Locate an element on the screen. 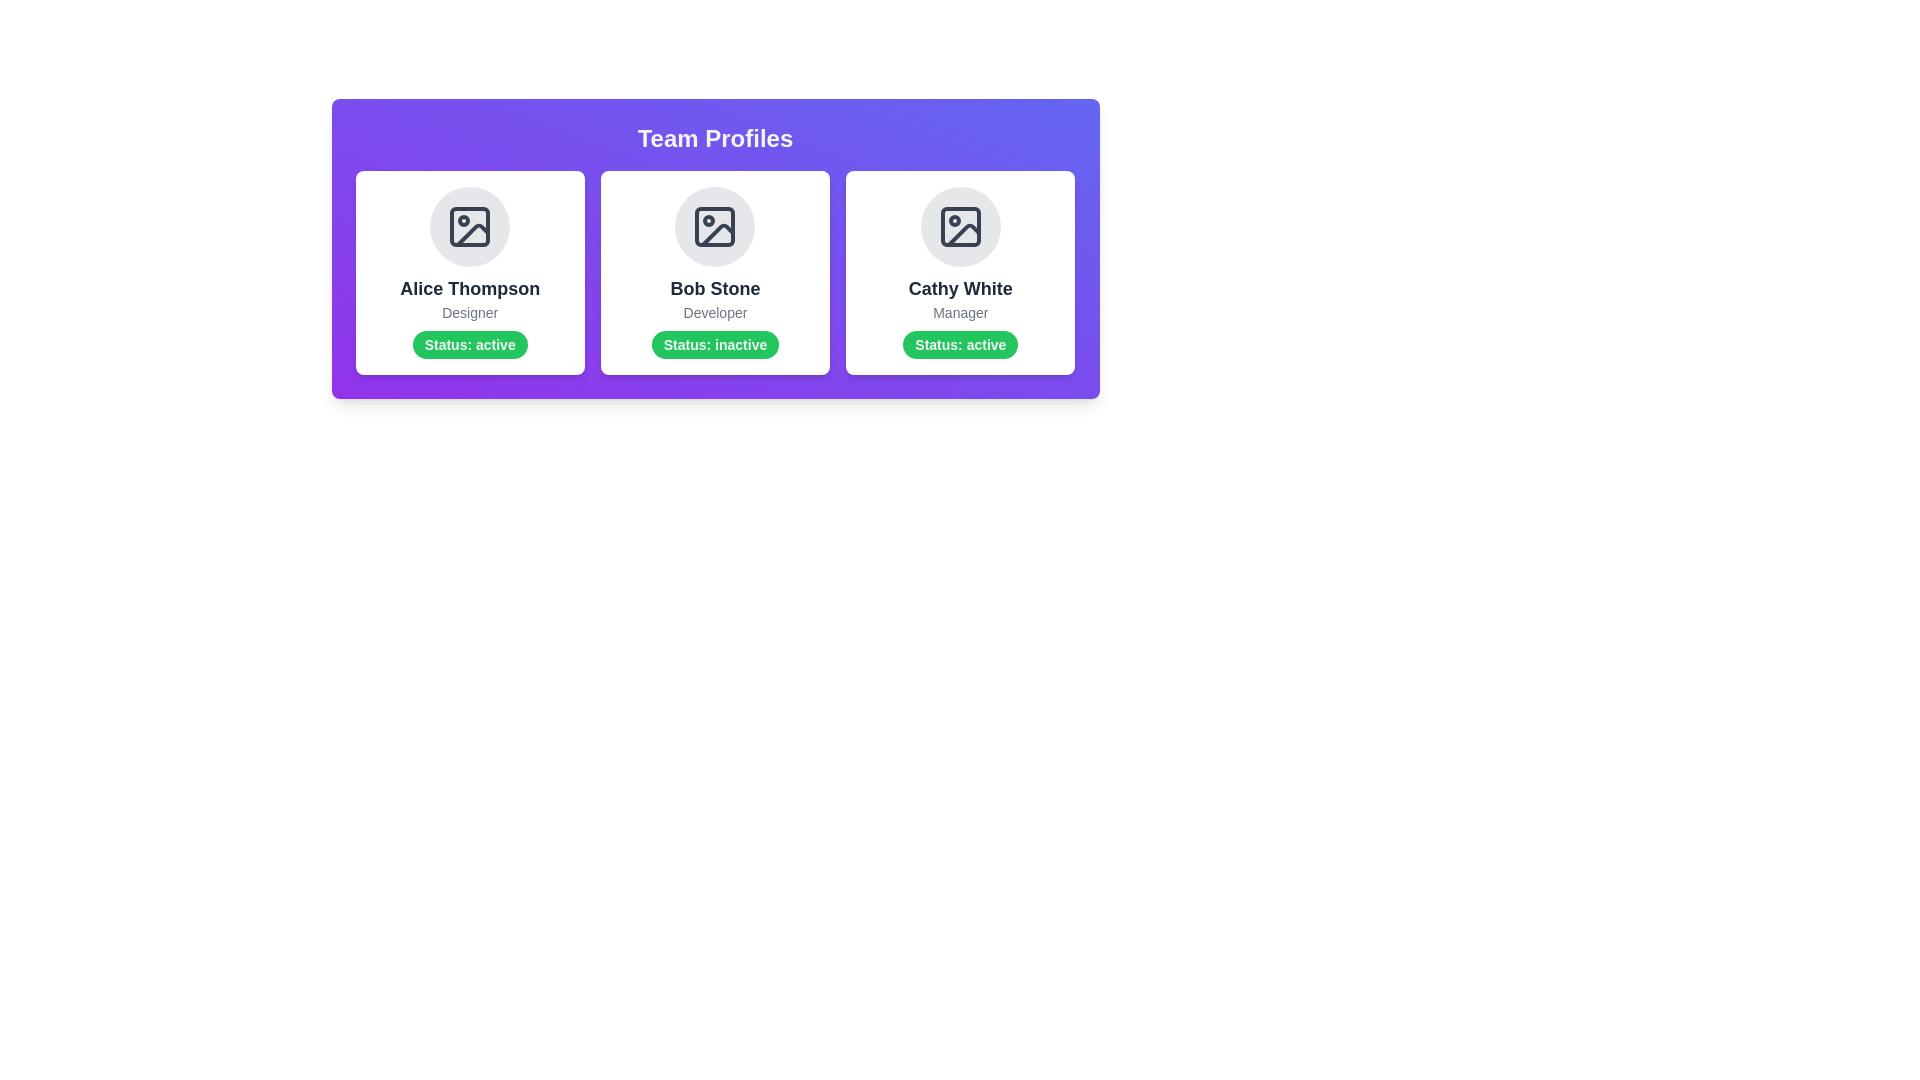 The image size is (1920, 1080). the circular avatar image placeholder for 'Bob Stone' is located at coordinates (715, 226).